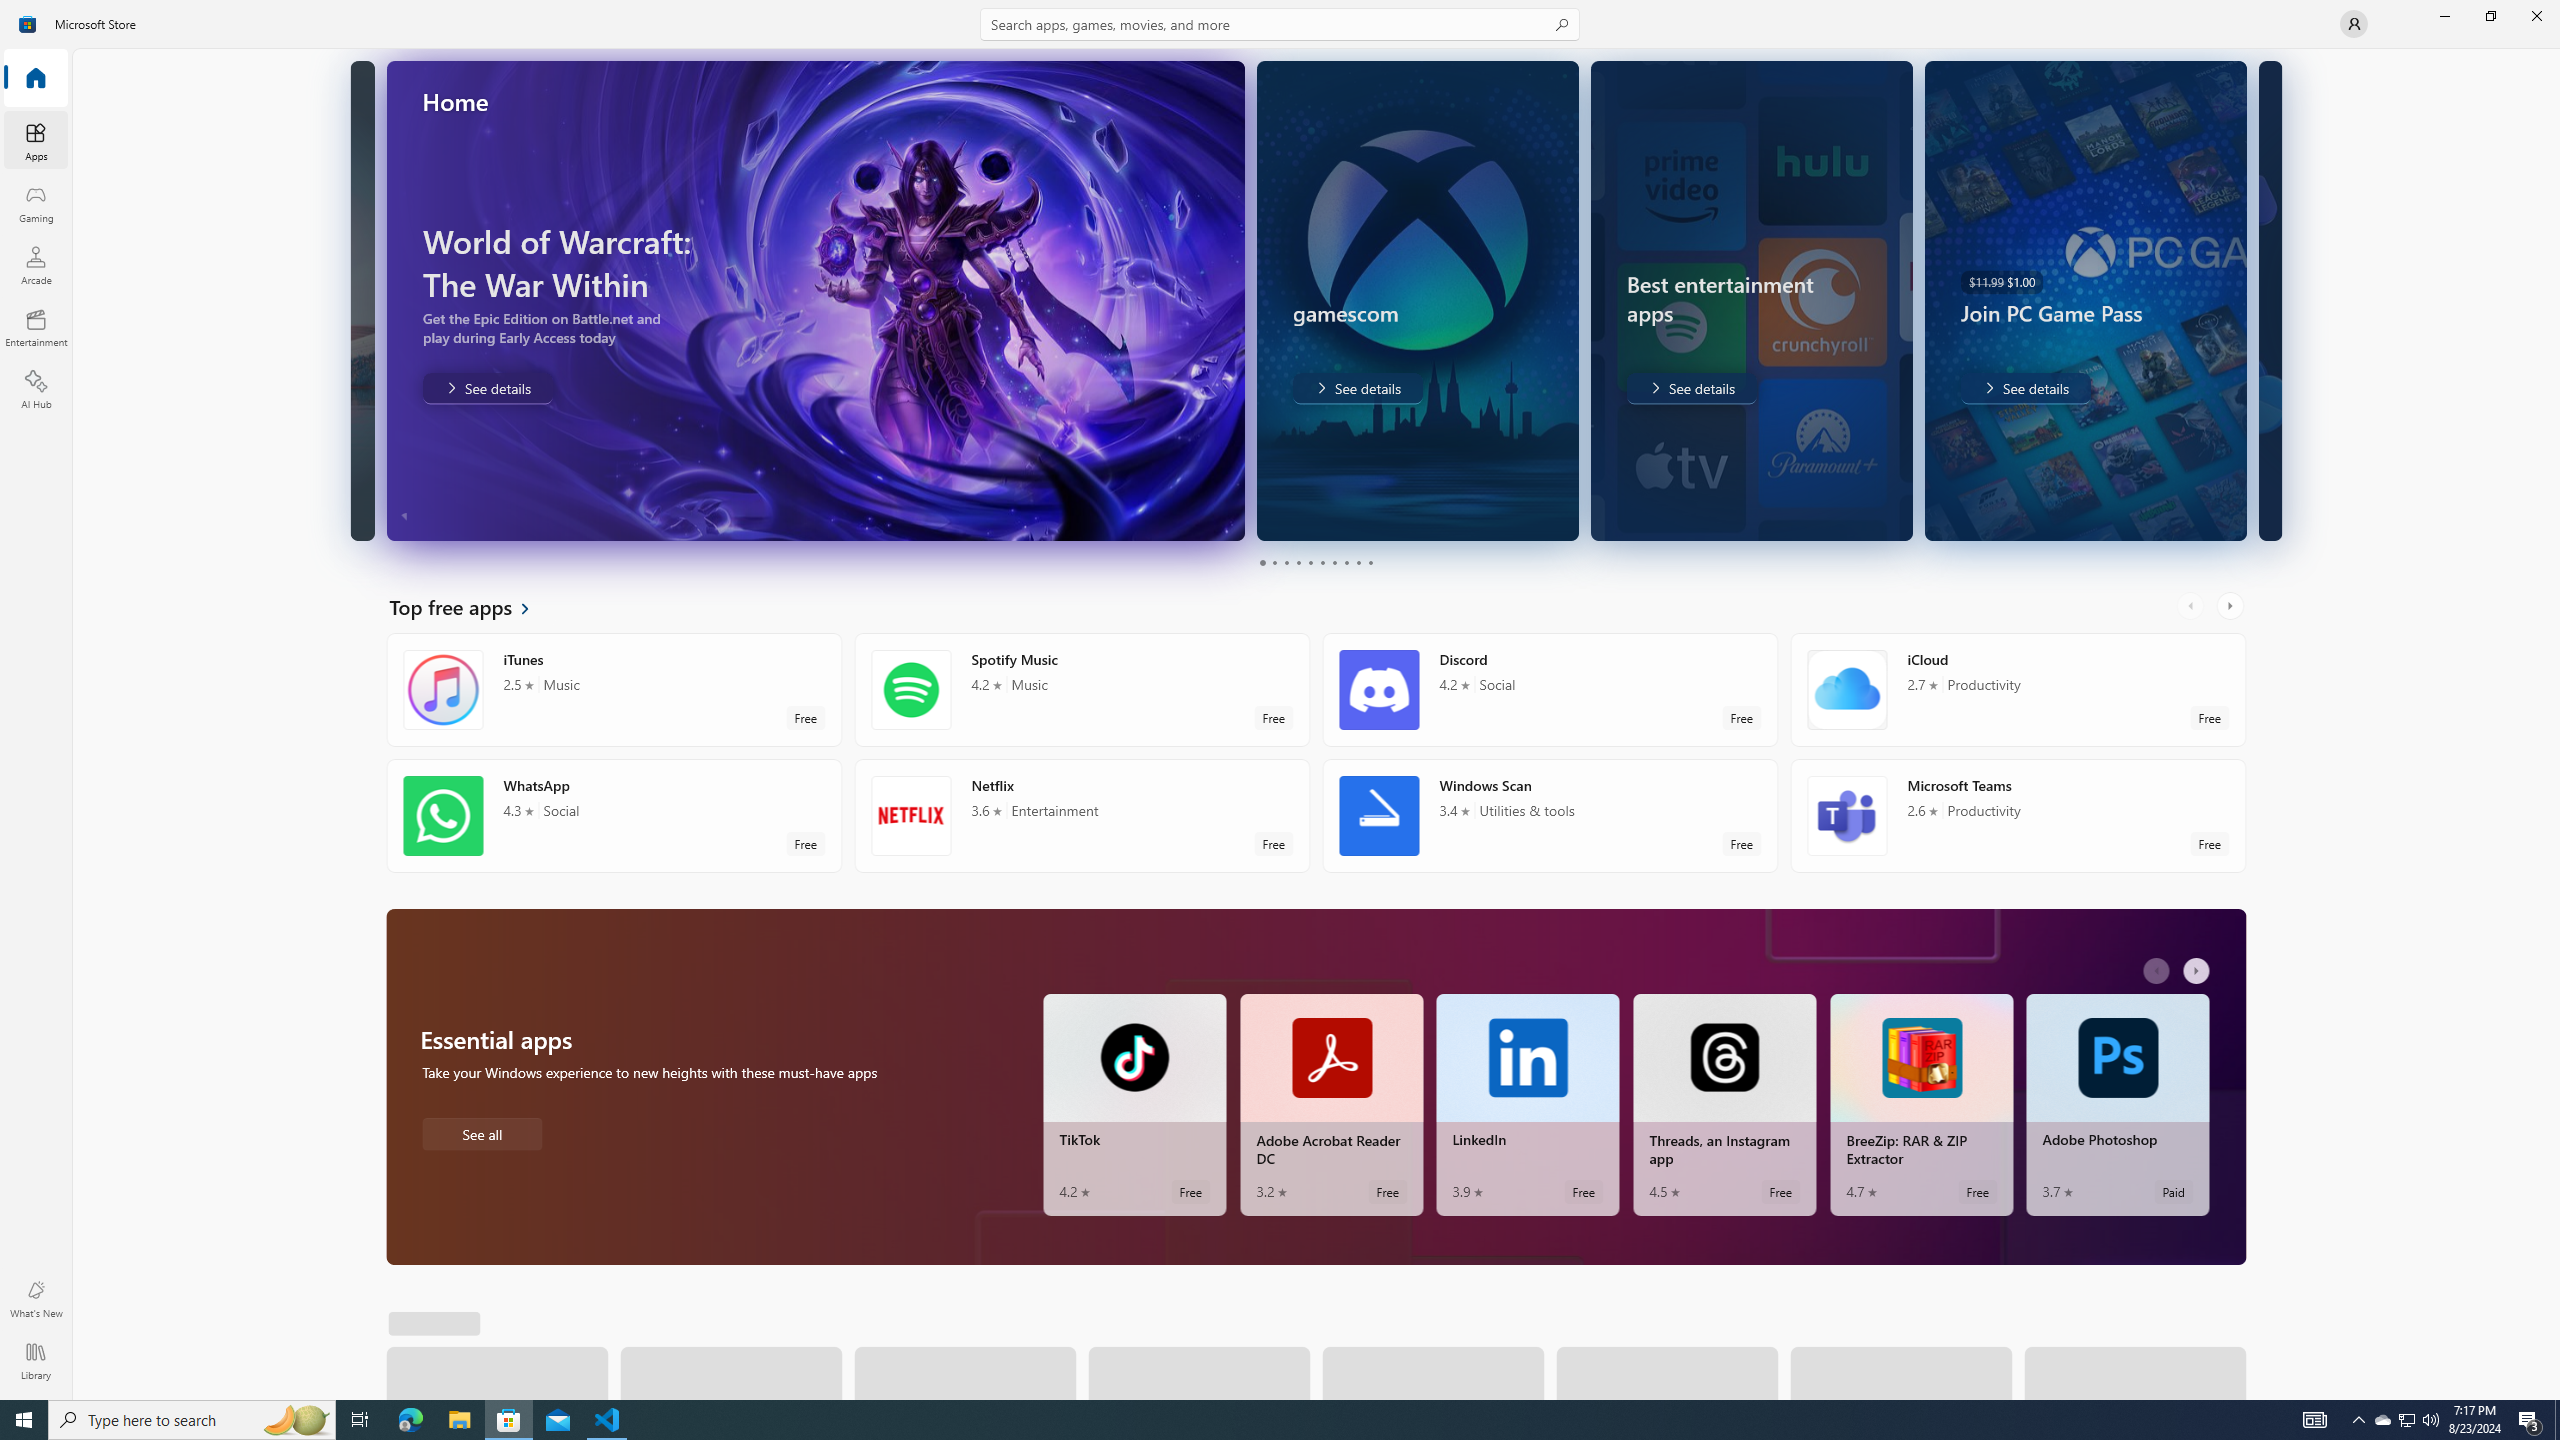 The height and width of the screenshot is (1440, 2560). Describe the element at coordinates (481, 1133) in the screenshot. I see `'See all  Essential apps'` at that location.